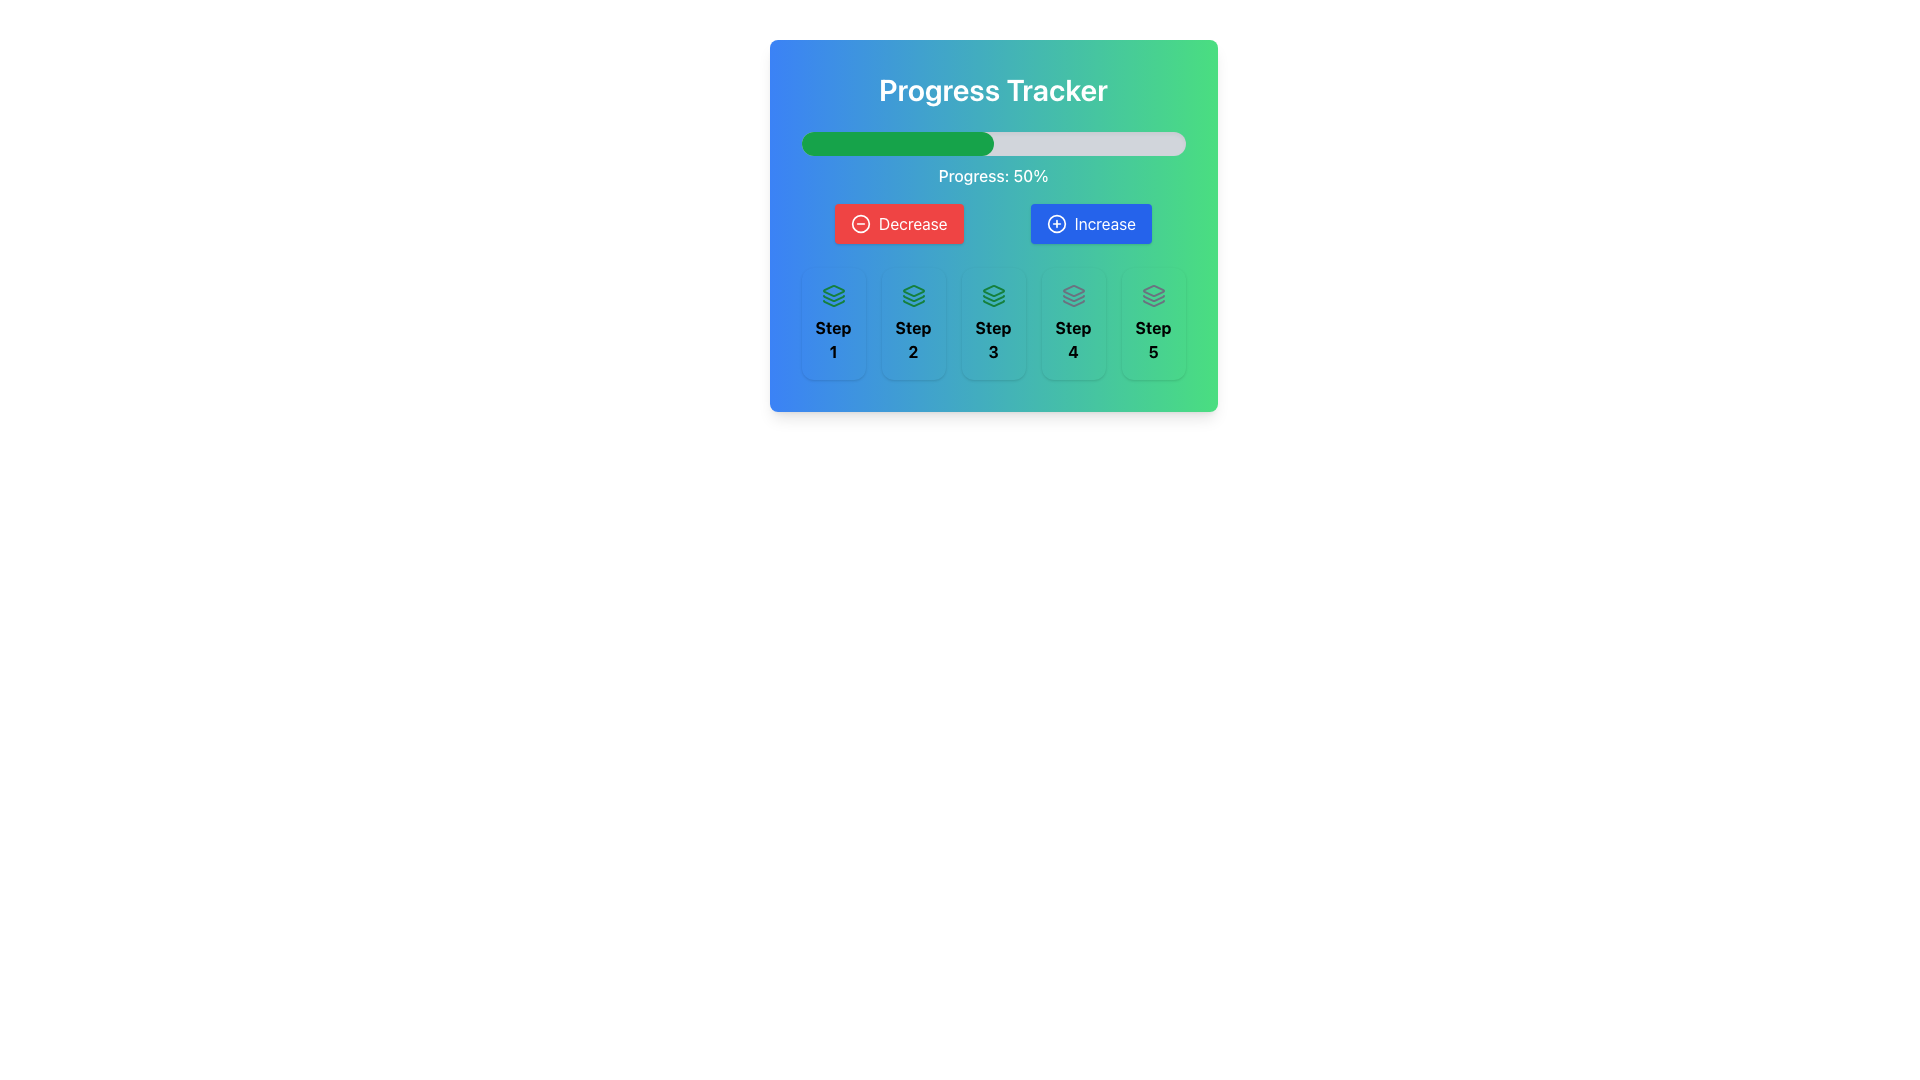 The width and height of the screenshot is (1920, 1080). Describe the element at coordinates (993, 323) in the screenshot. I see `the highlighted third step in the horizontal step indicator of the Progress Tracker interface` at that location.